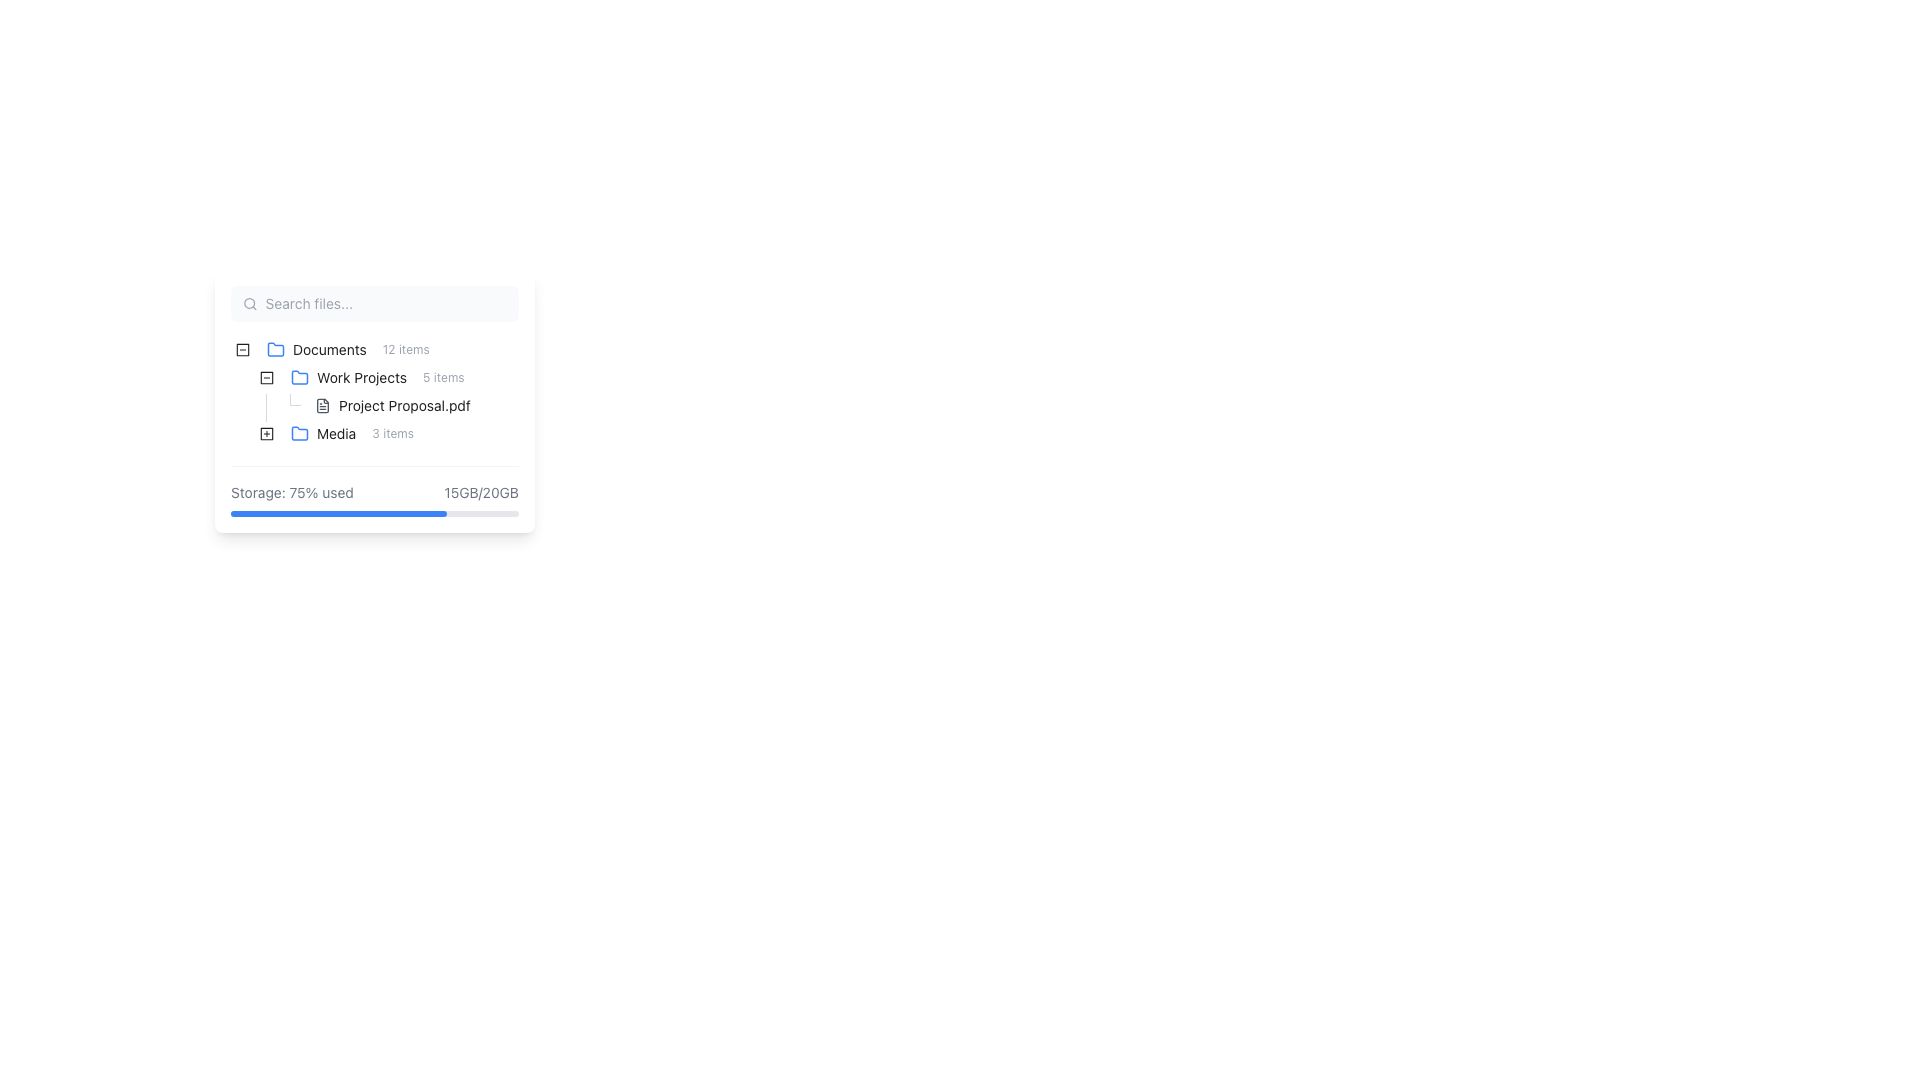 The image size is (1920, 1080). I want to click on the 'Media' folder label located under 'Work Projects', so click(352, 433).